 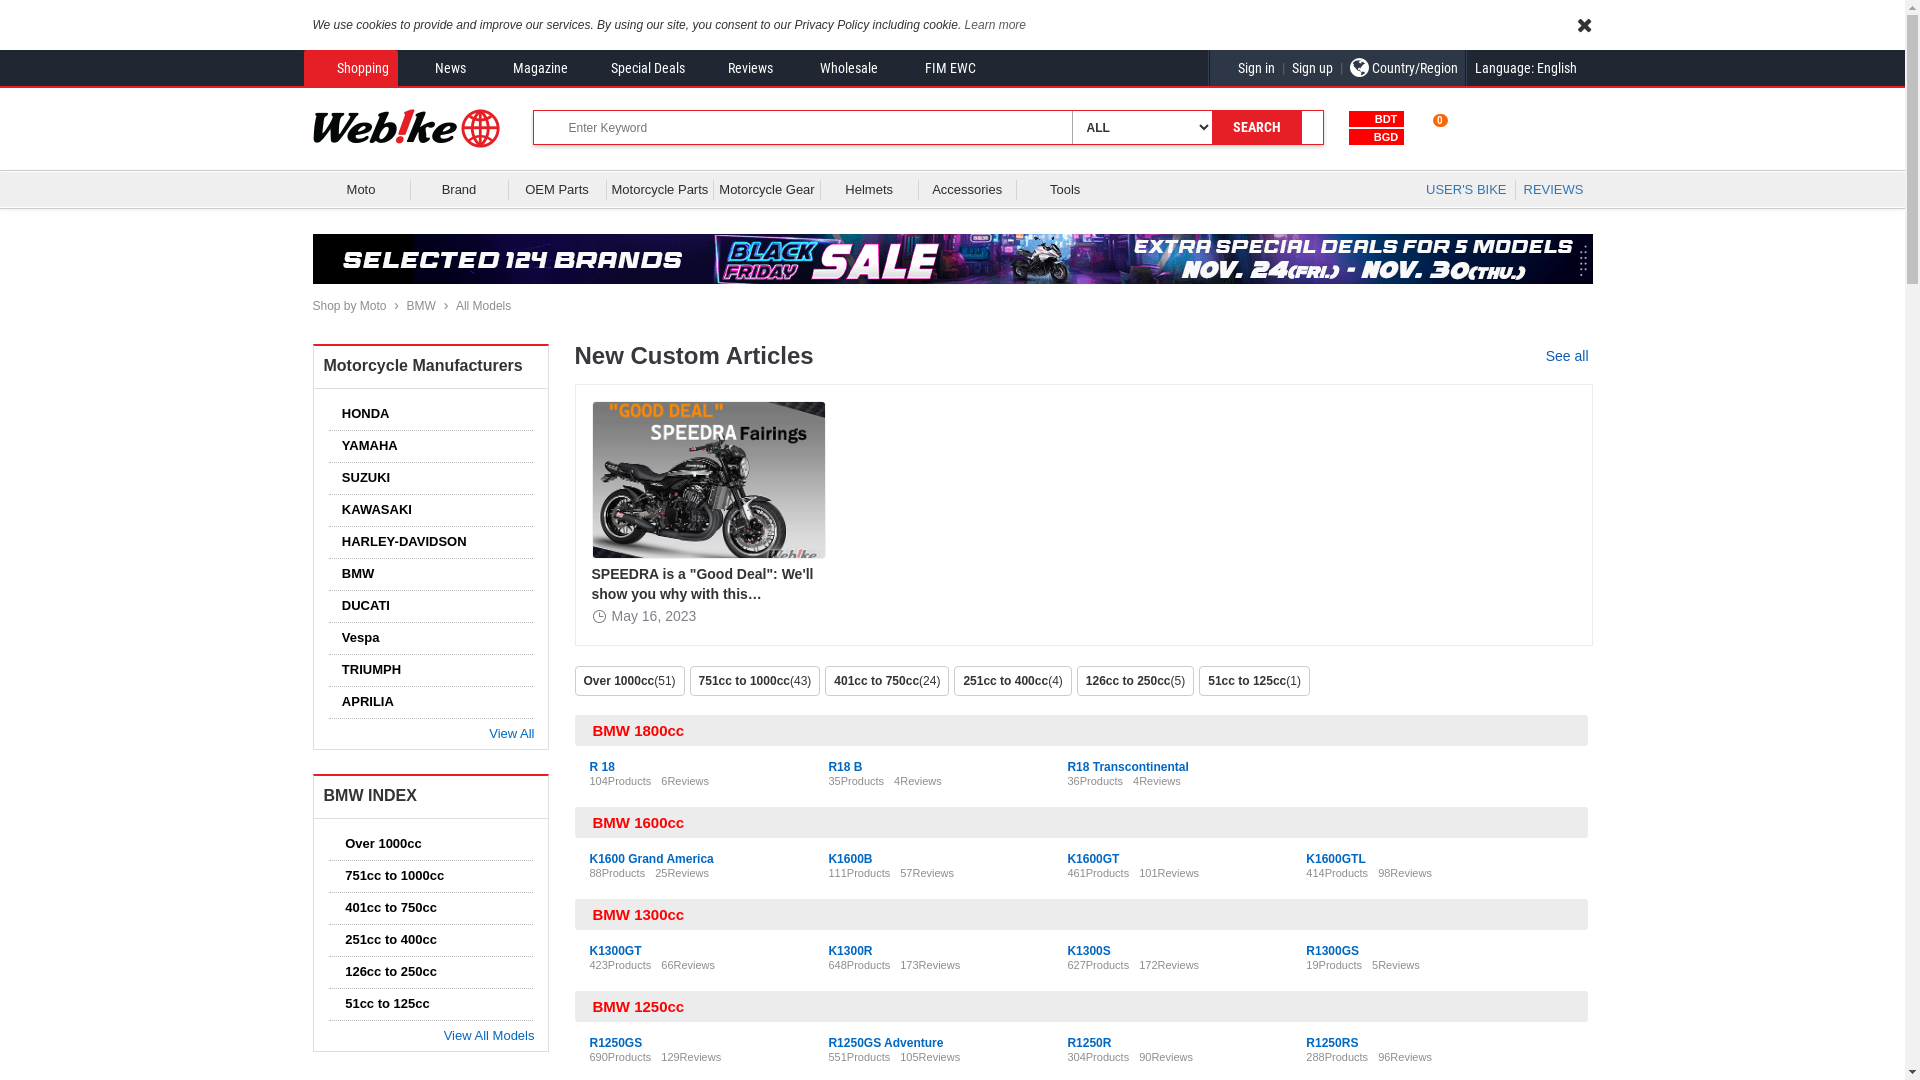 What do you see at coordinates (619, 1055) in the screenshot?
I see `'690Products'` at bounding box center [619, 1055].